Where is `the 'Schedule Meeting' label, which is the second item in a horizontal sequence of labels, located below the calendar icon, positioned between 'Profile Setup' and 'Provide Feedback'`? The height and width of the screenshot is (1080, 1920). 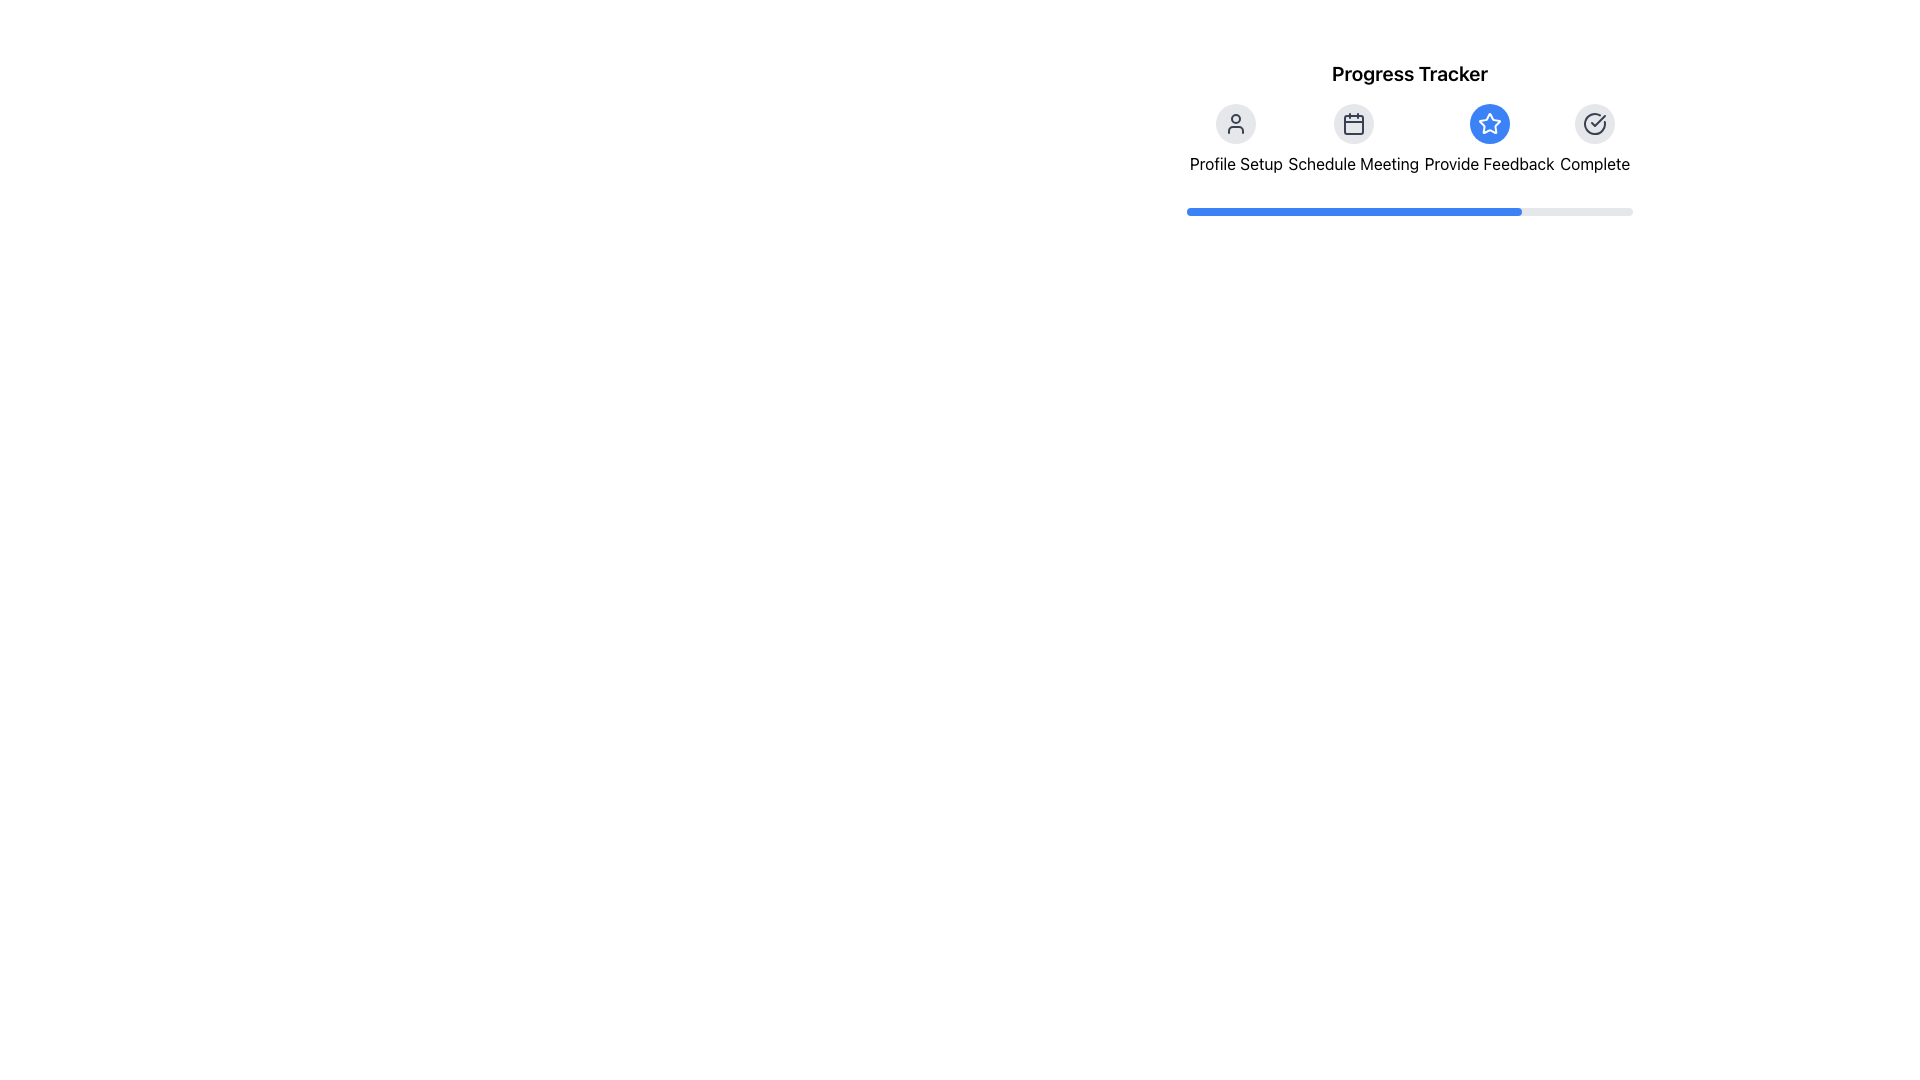
the 'Schedule Meeting' label, which is the second item in a horizontal sequence of labels, located below the calendar icon, positioned between 'Profile Setup' and 'Provide Feedback' is located at coordinates (1353, 163).